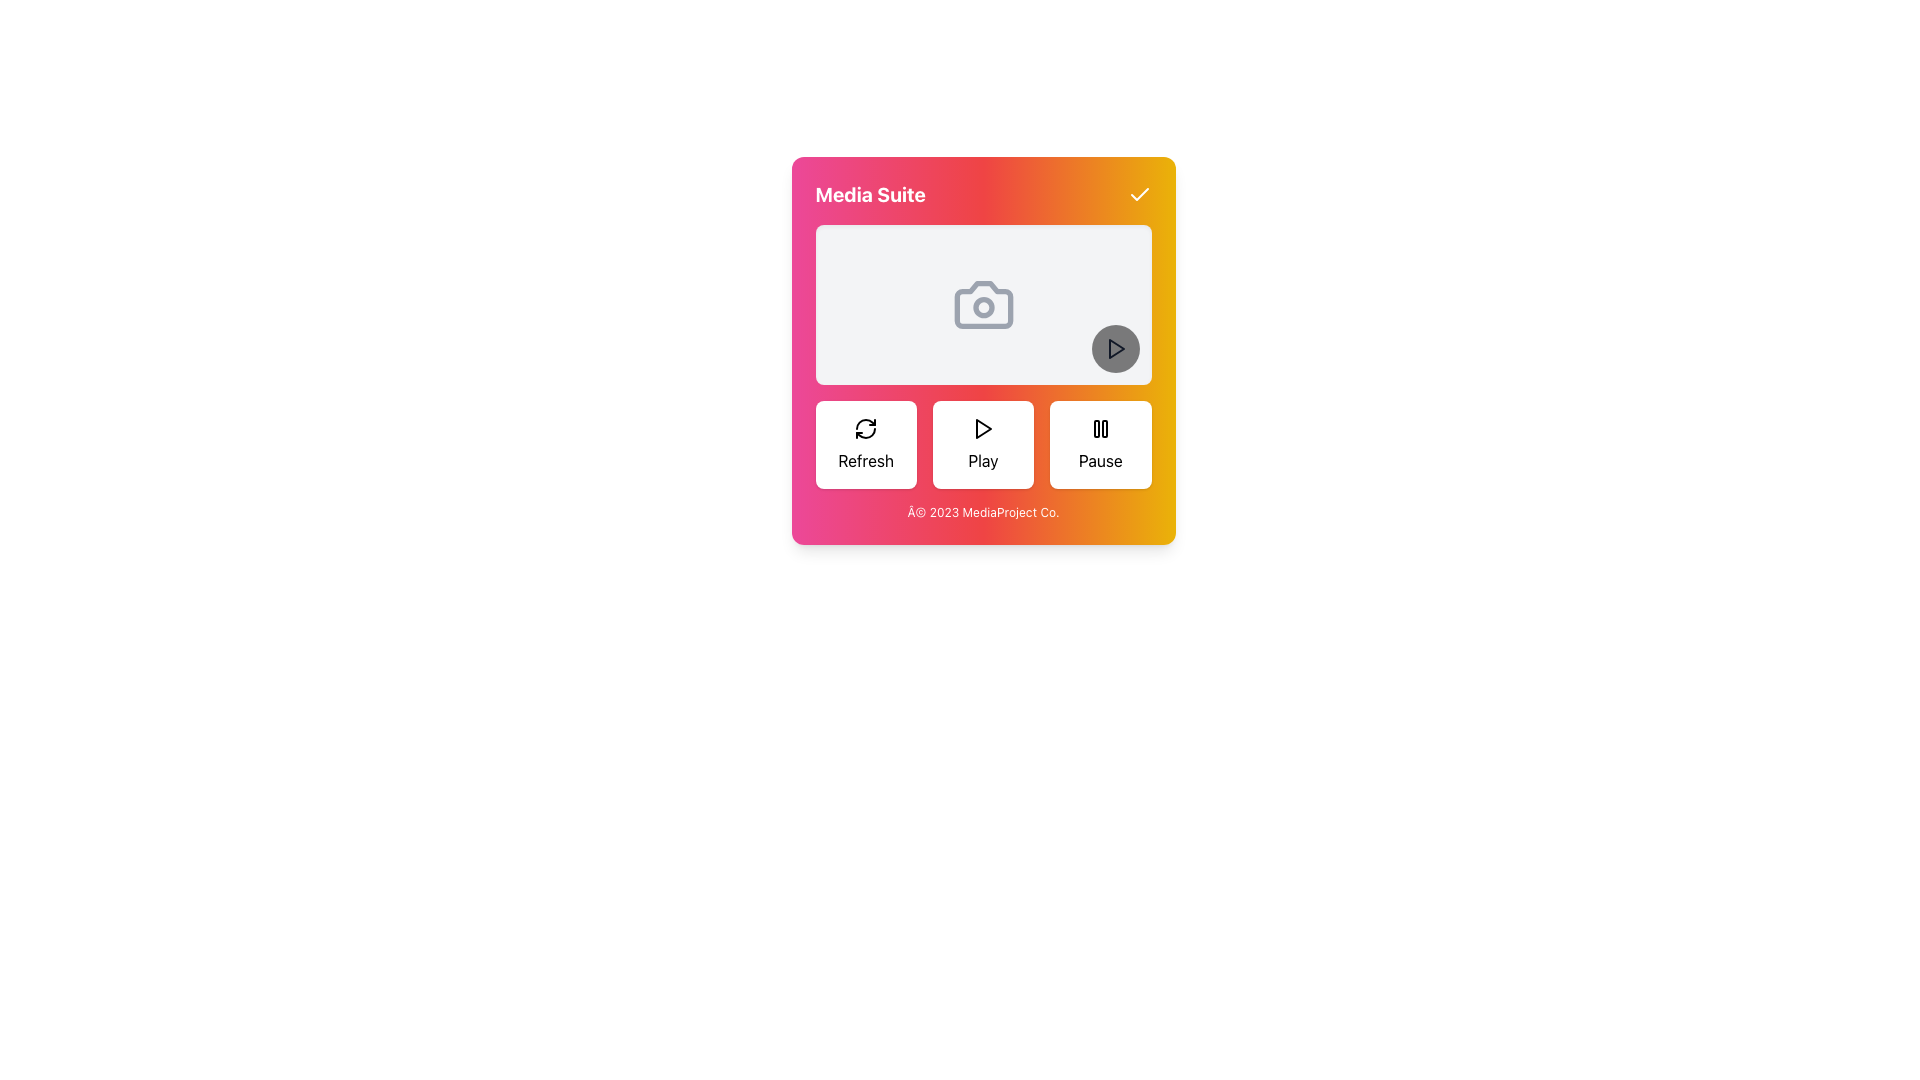 The height and width of the screenshot is (1080, 1920). Describe the element at coordinates (1099, 443) in the screenshot. I see `the 'Pause' button, which is the third button in a horizontal row of control buttons under the media interface` at that location.